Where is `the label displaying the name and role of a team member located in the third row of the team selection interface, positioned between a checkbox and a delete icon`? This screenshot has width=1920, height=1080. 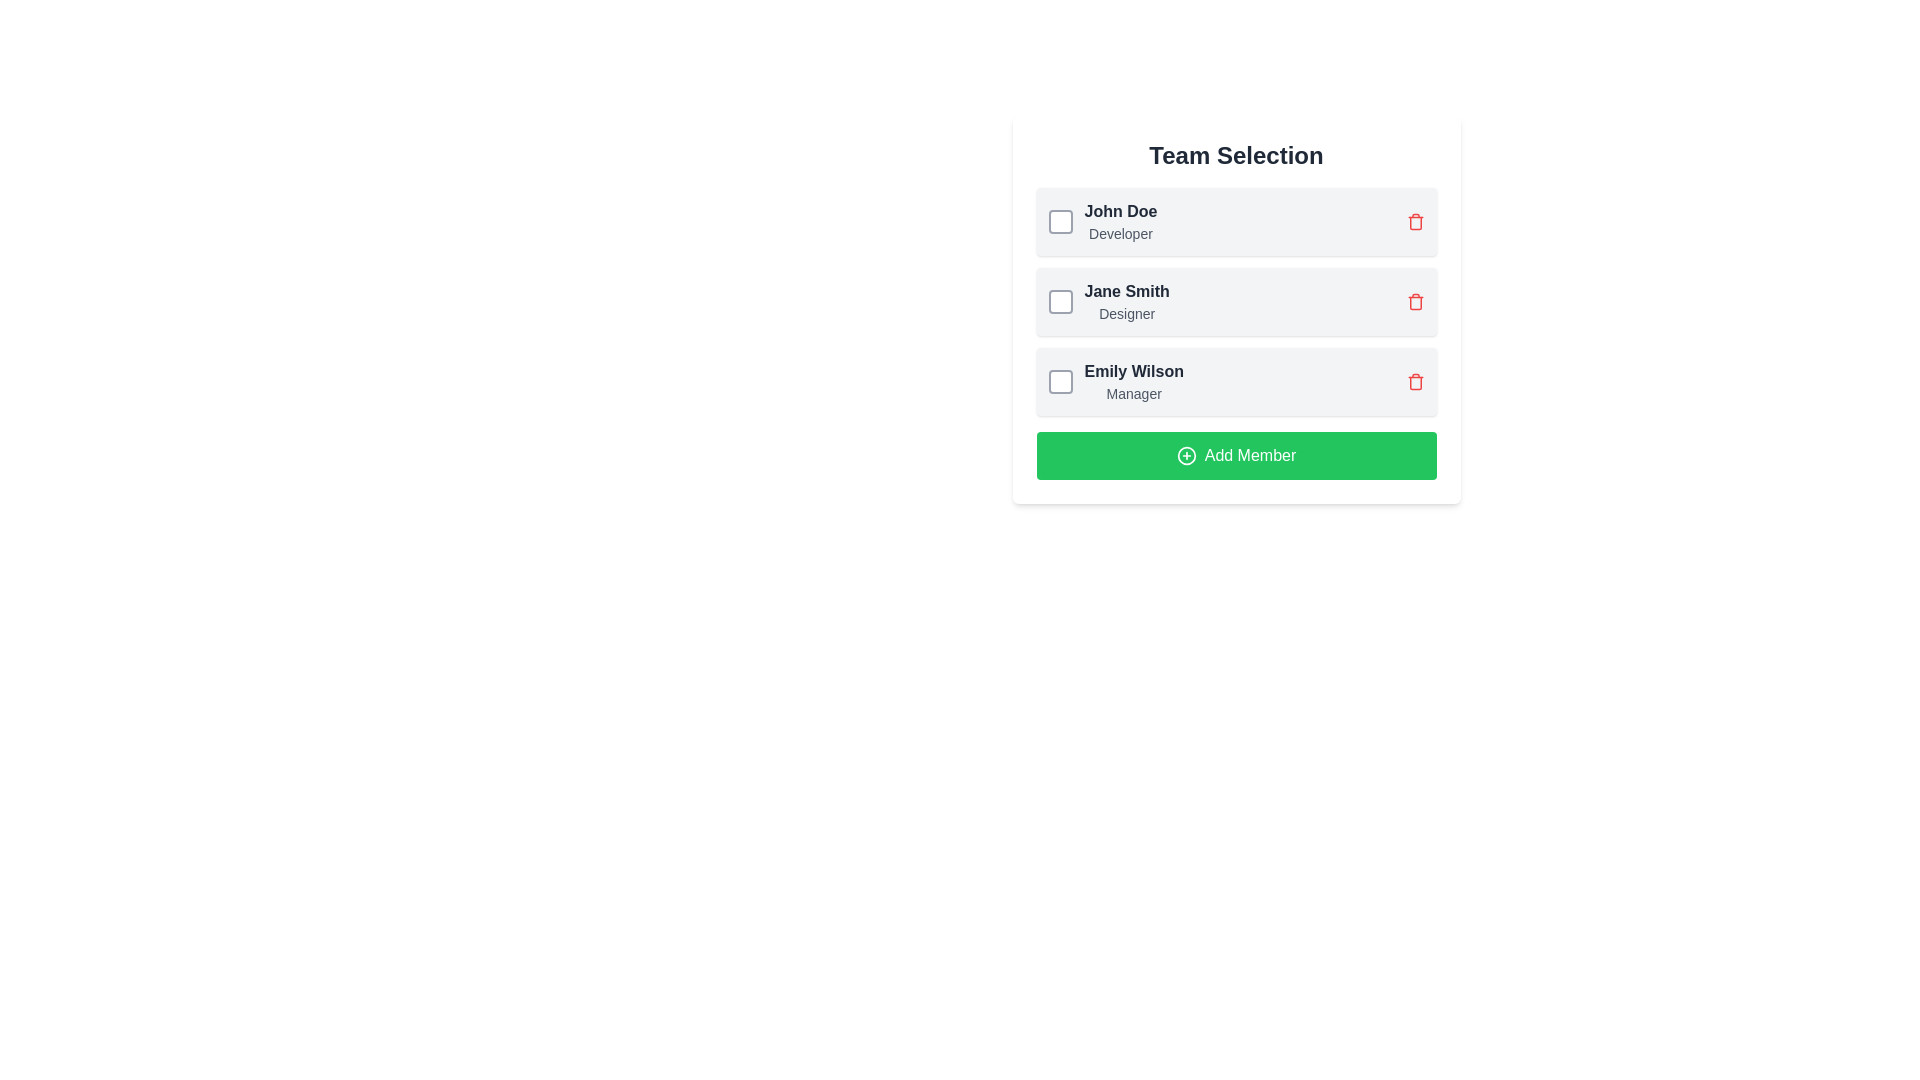
the label displaying the name and role of a team member located in the third row of the team selection interface, positioned between a checkbox and a delete icon is located at coordinates (1134, 381).